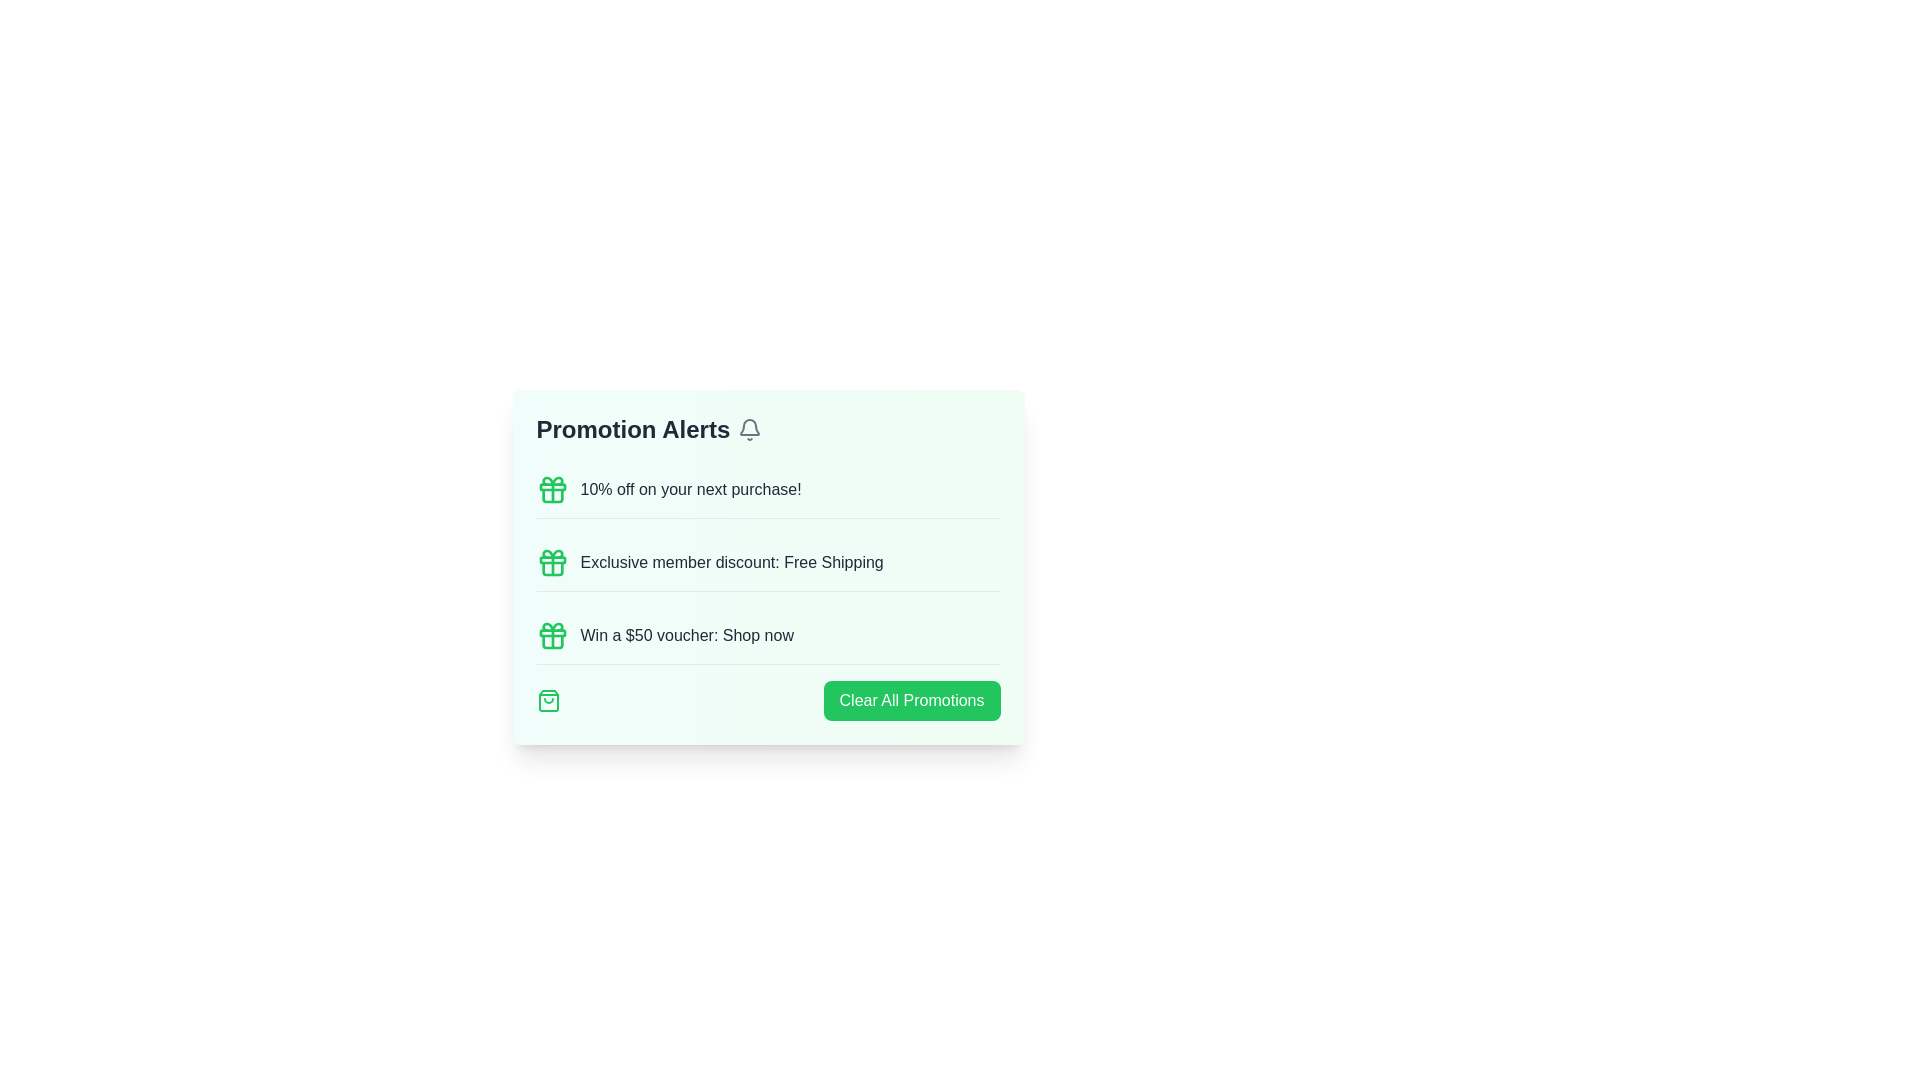 The image size is (1920, 1080). I want to click on an individual promotion within the 'Promotion Alerts' section of the List with promotional items, which is visually structured for user reference, so click(767, 590).